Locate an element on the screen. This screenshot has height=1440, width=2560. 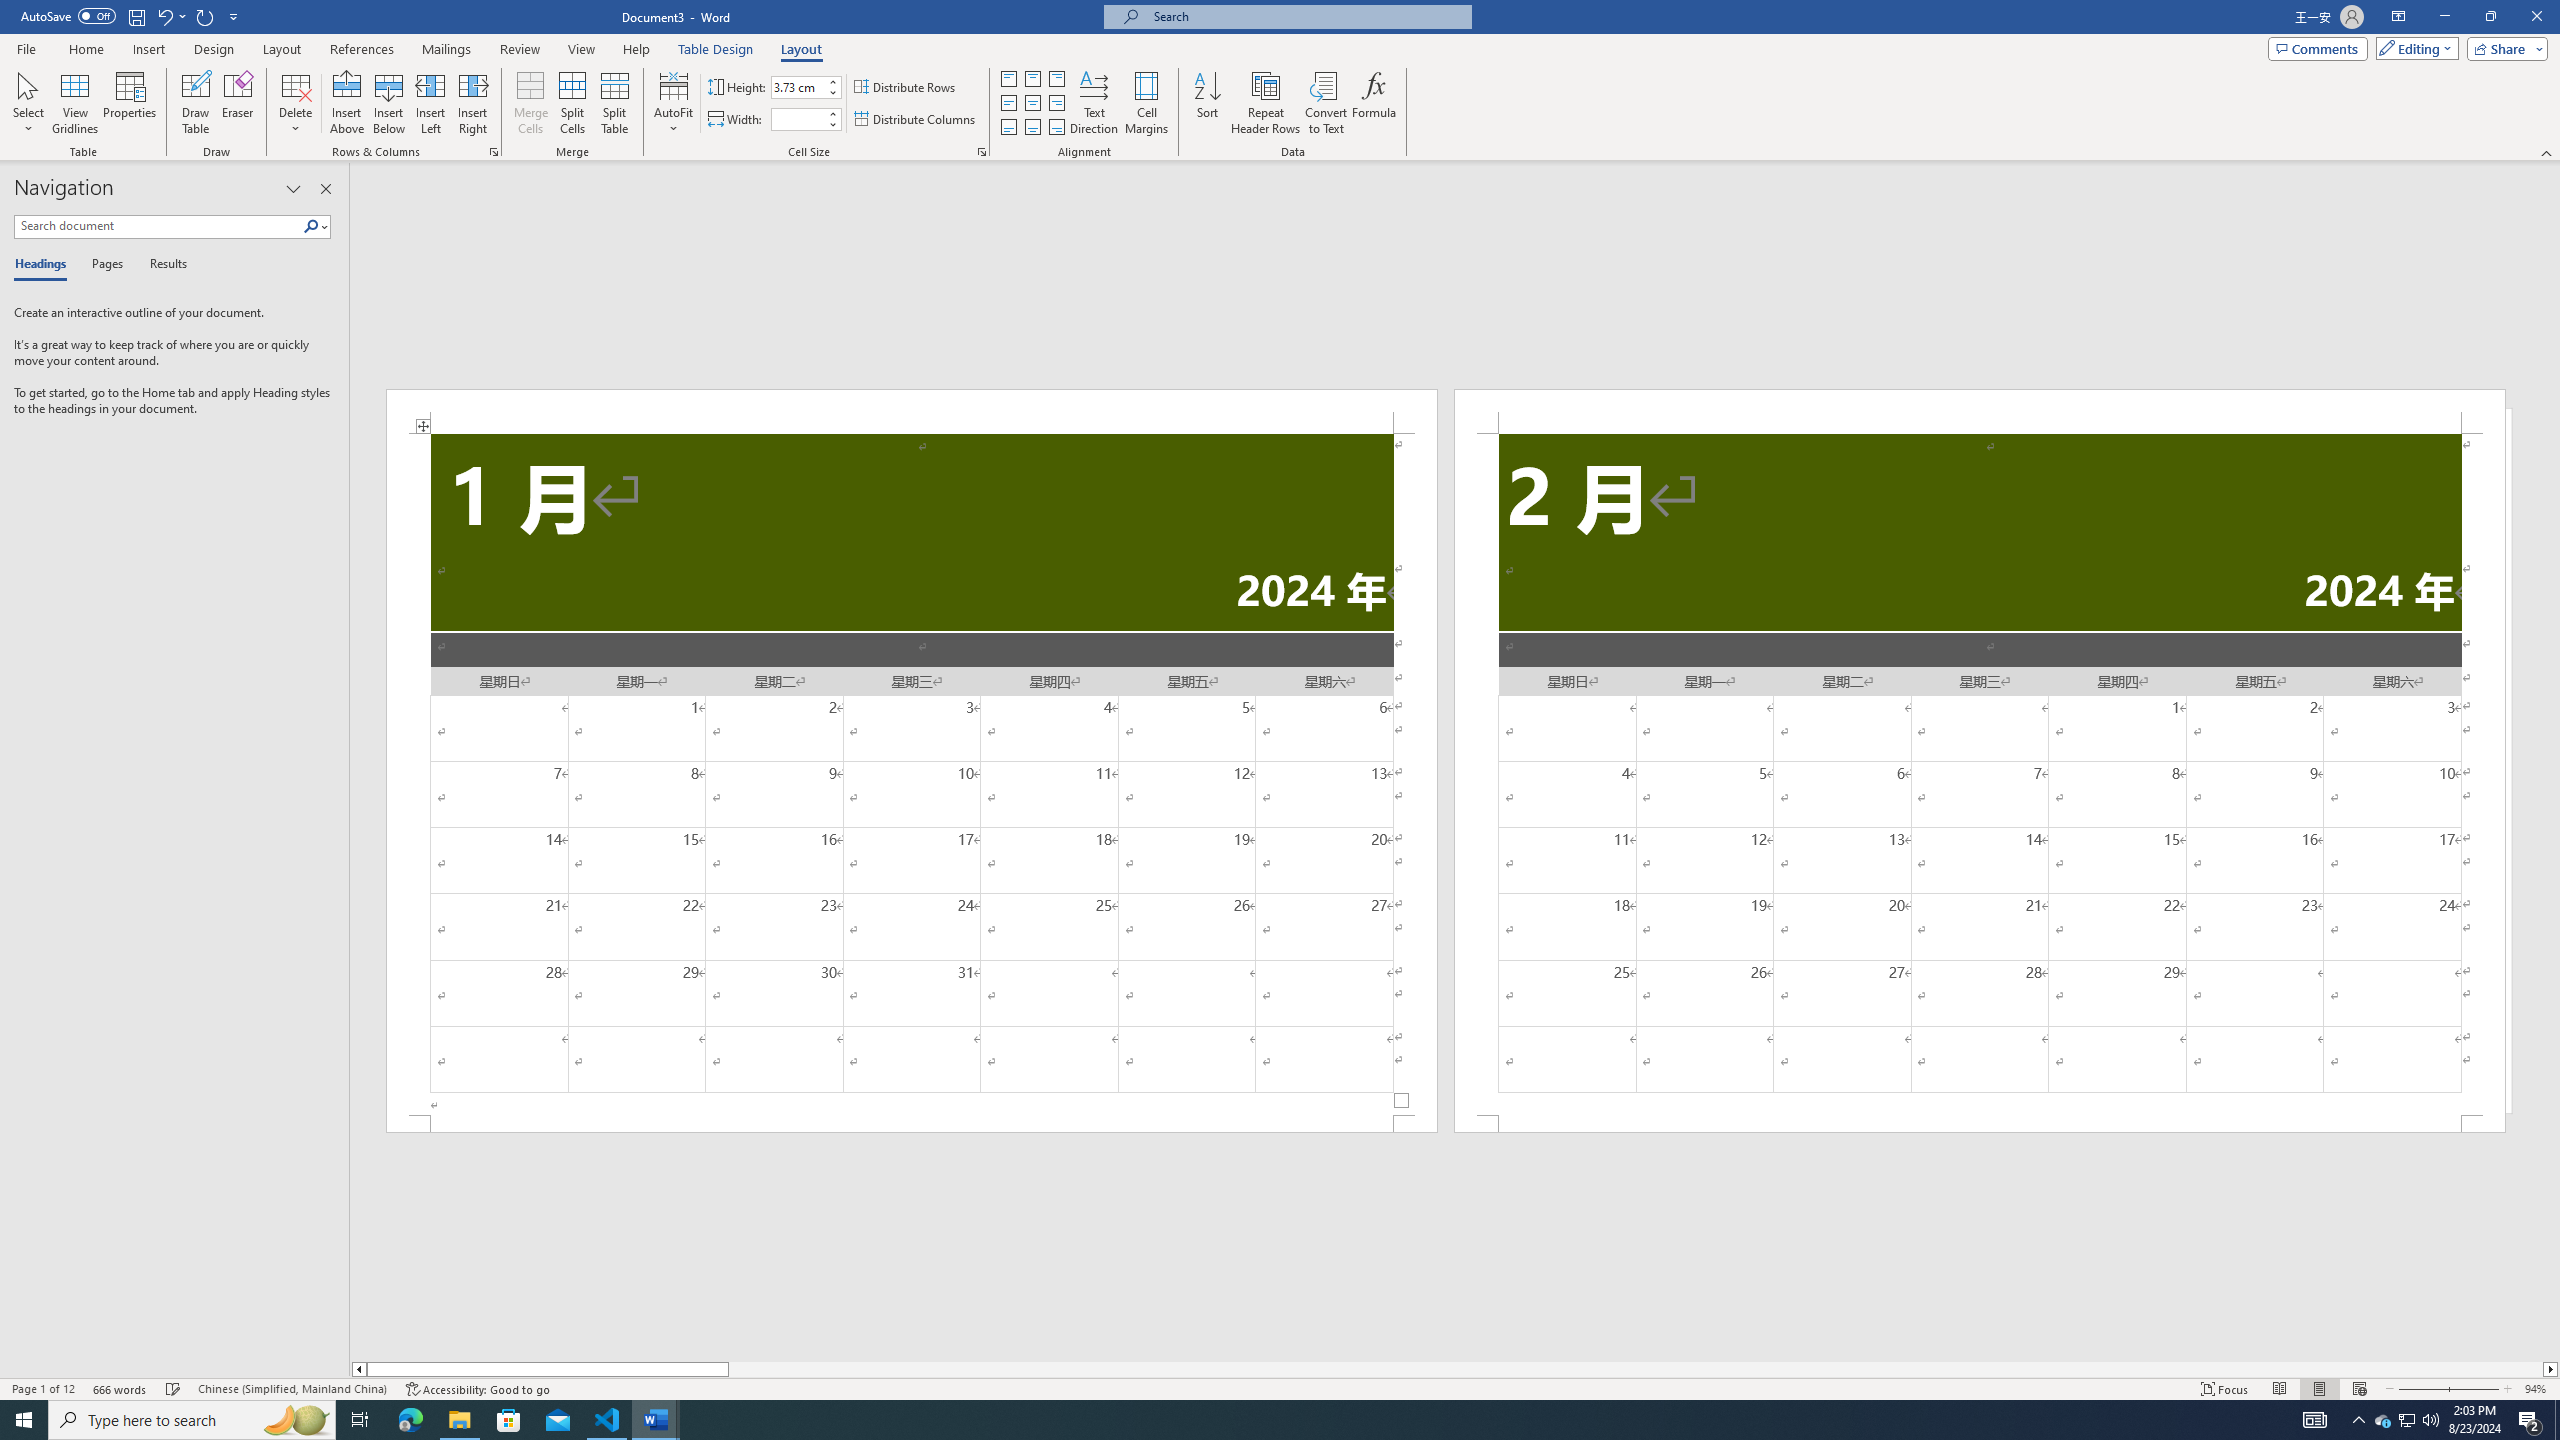
'Formula...' is located at coordinates (1373, 103).